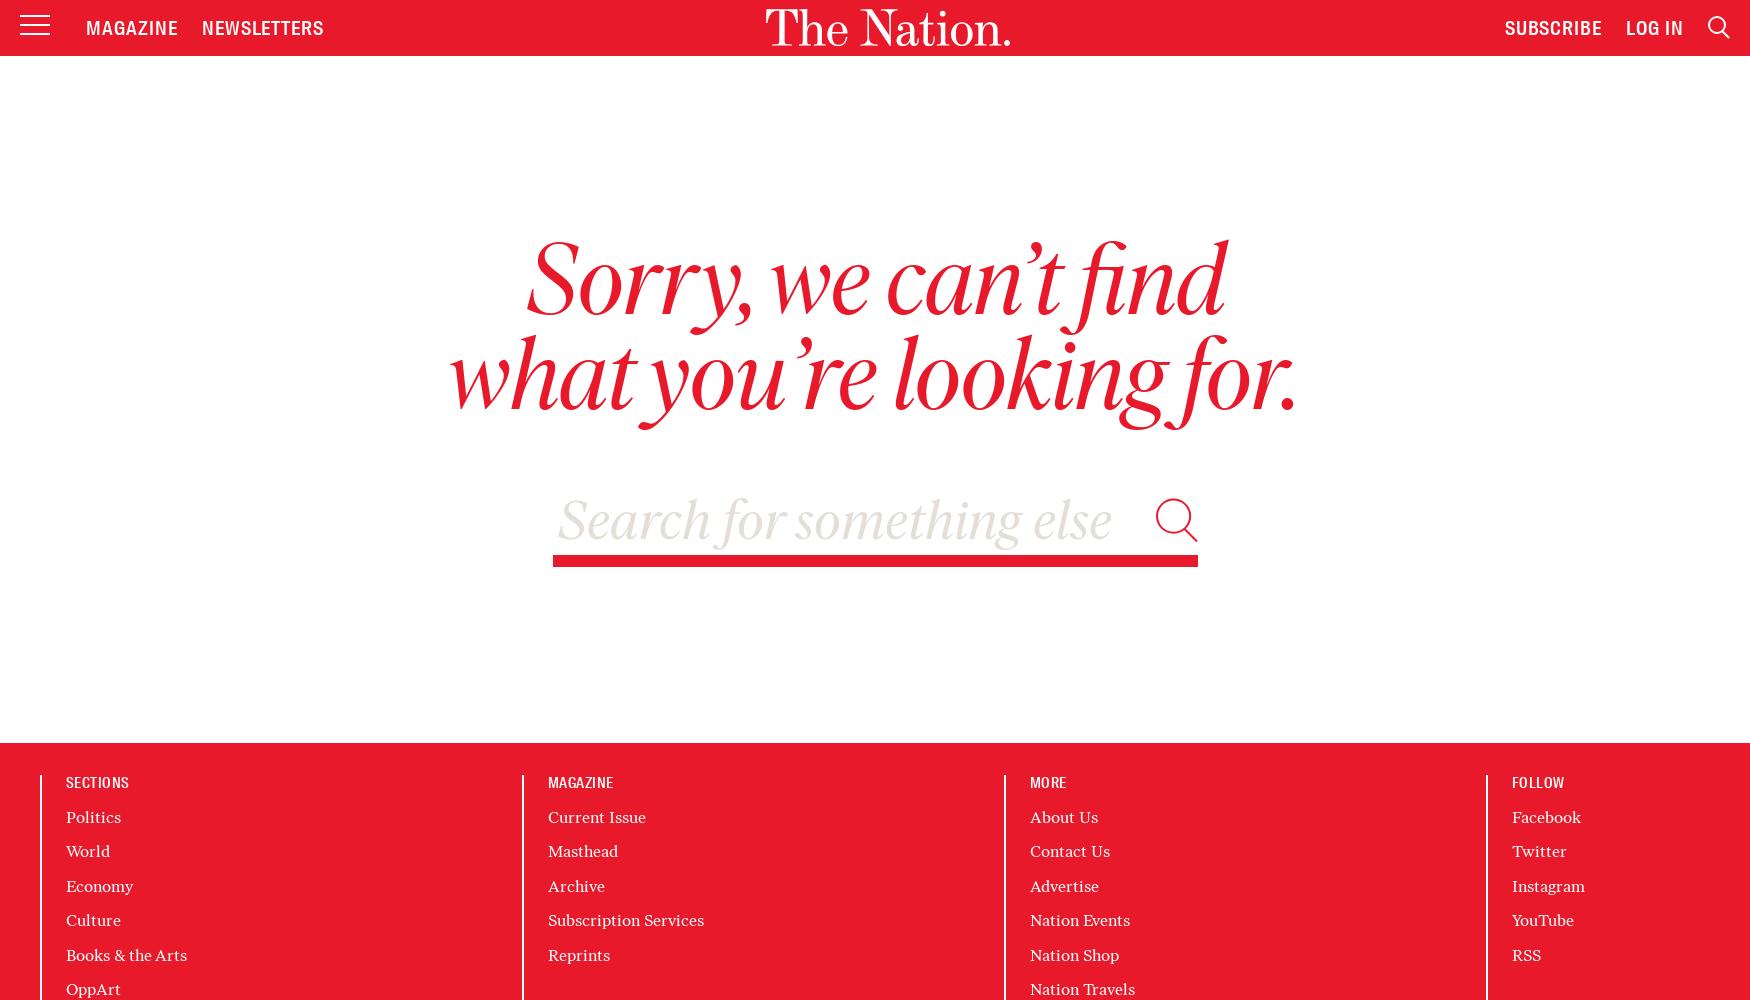 The width and height of the screenshot is (1750, 1000). I want to click on 'Subscription Services', so click(625, 920).